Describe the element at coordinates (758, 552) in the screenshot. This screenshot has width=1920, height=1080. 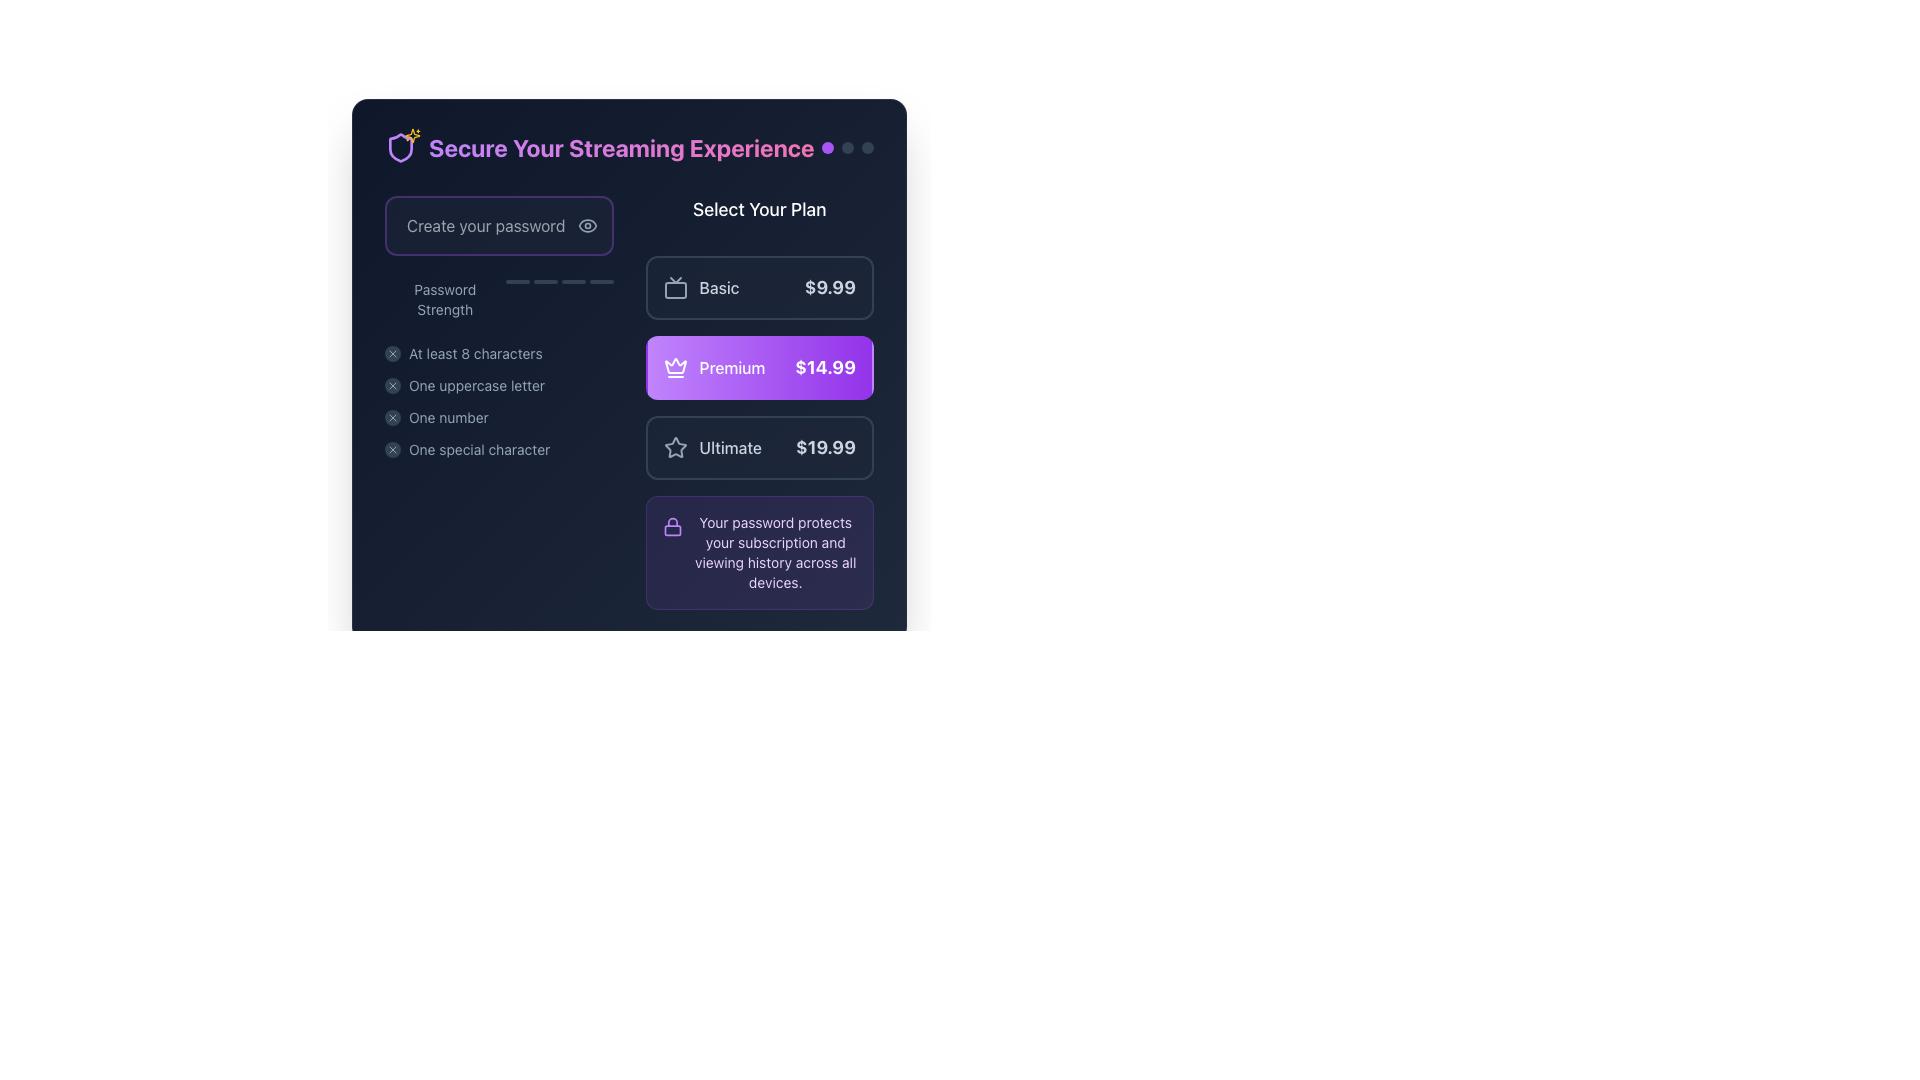
I see `the informational component with a light purple background and a lock icon containing the text 'Your password protects your subscription and viewing history across all devices.'` at that location.